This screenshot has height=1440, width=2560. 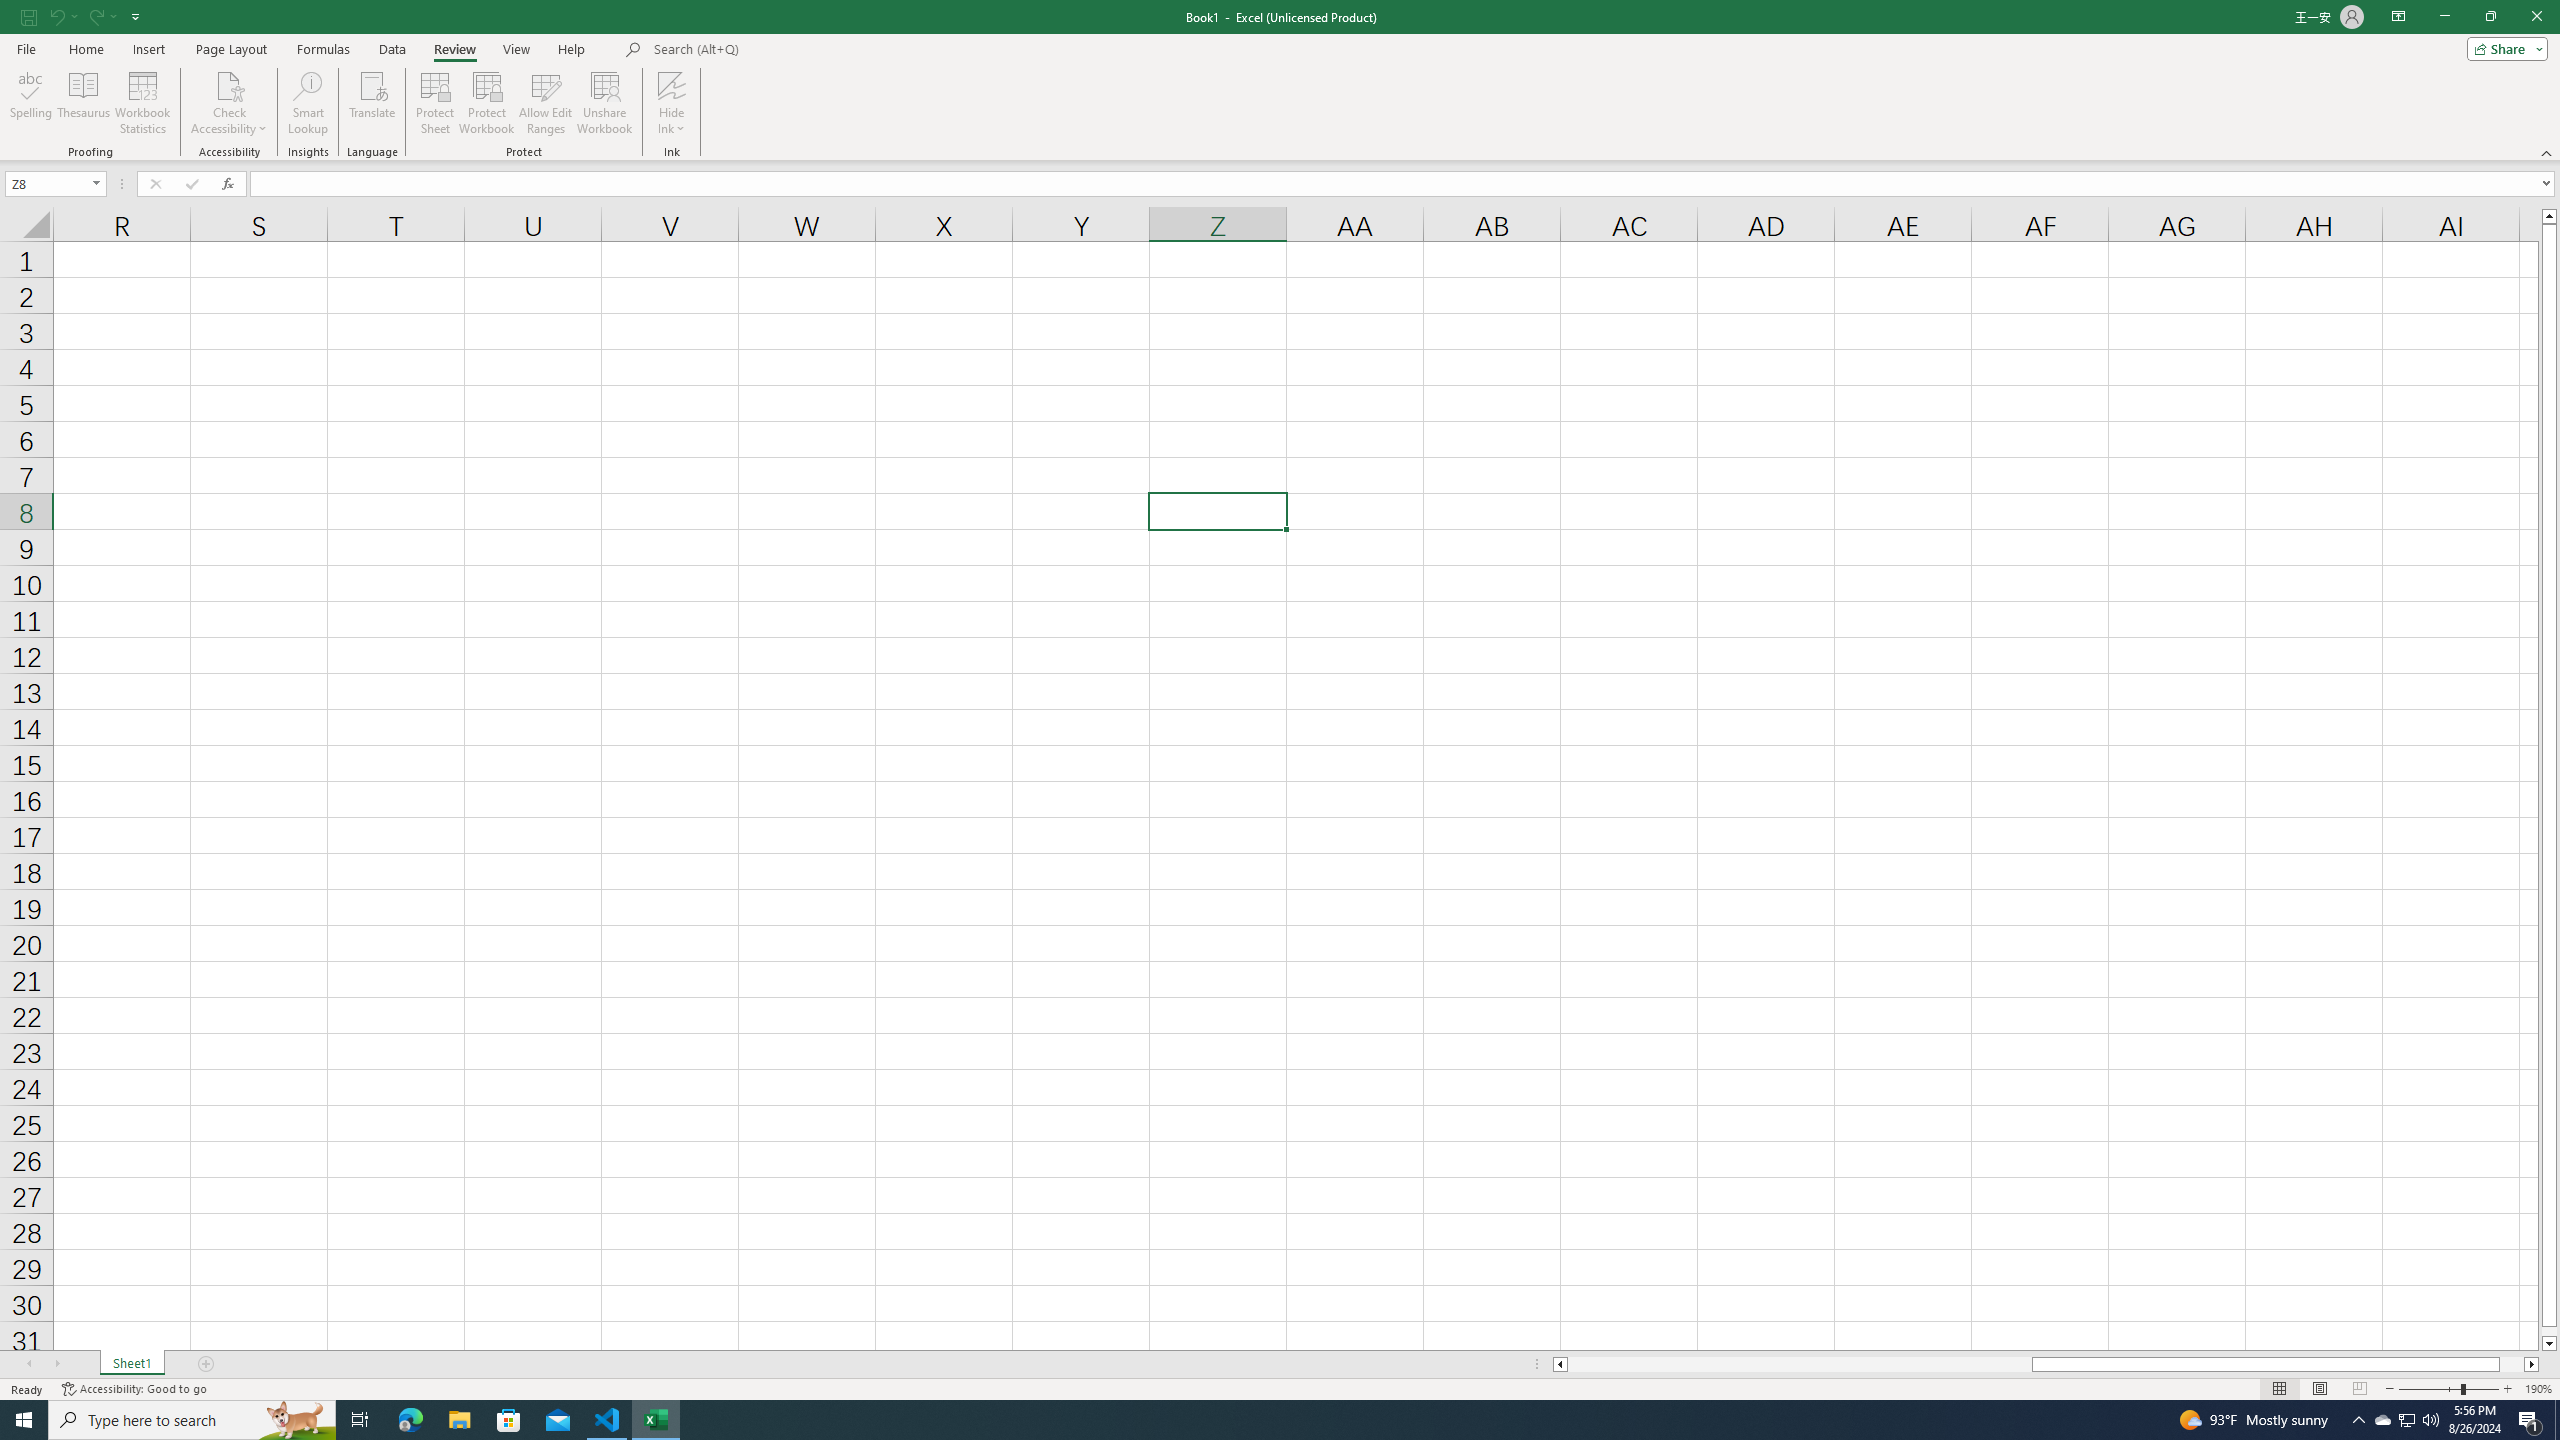 What do you see at coordinates (28, 1363) in the screenshot?
I see `'Scroll Left'` at bounding box center [28, 1363].